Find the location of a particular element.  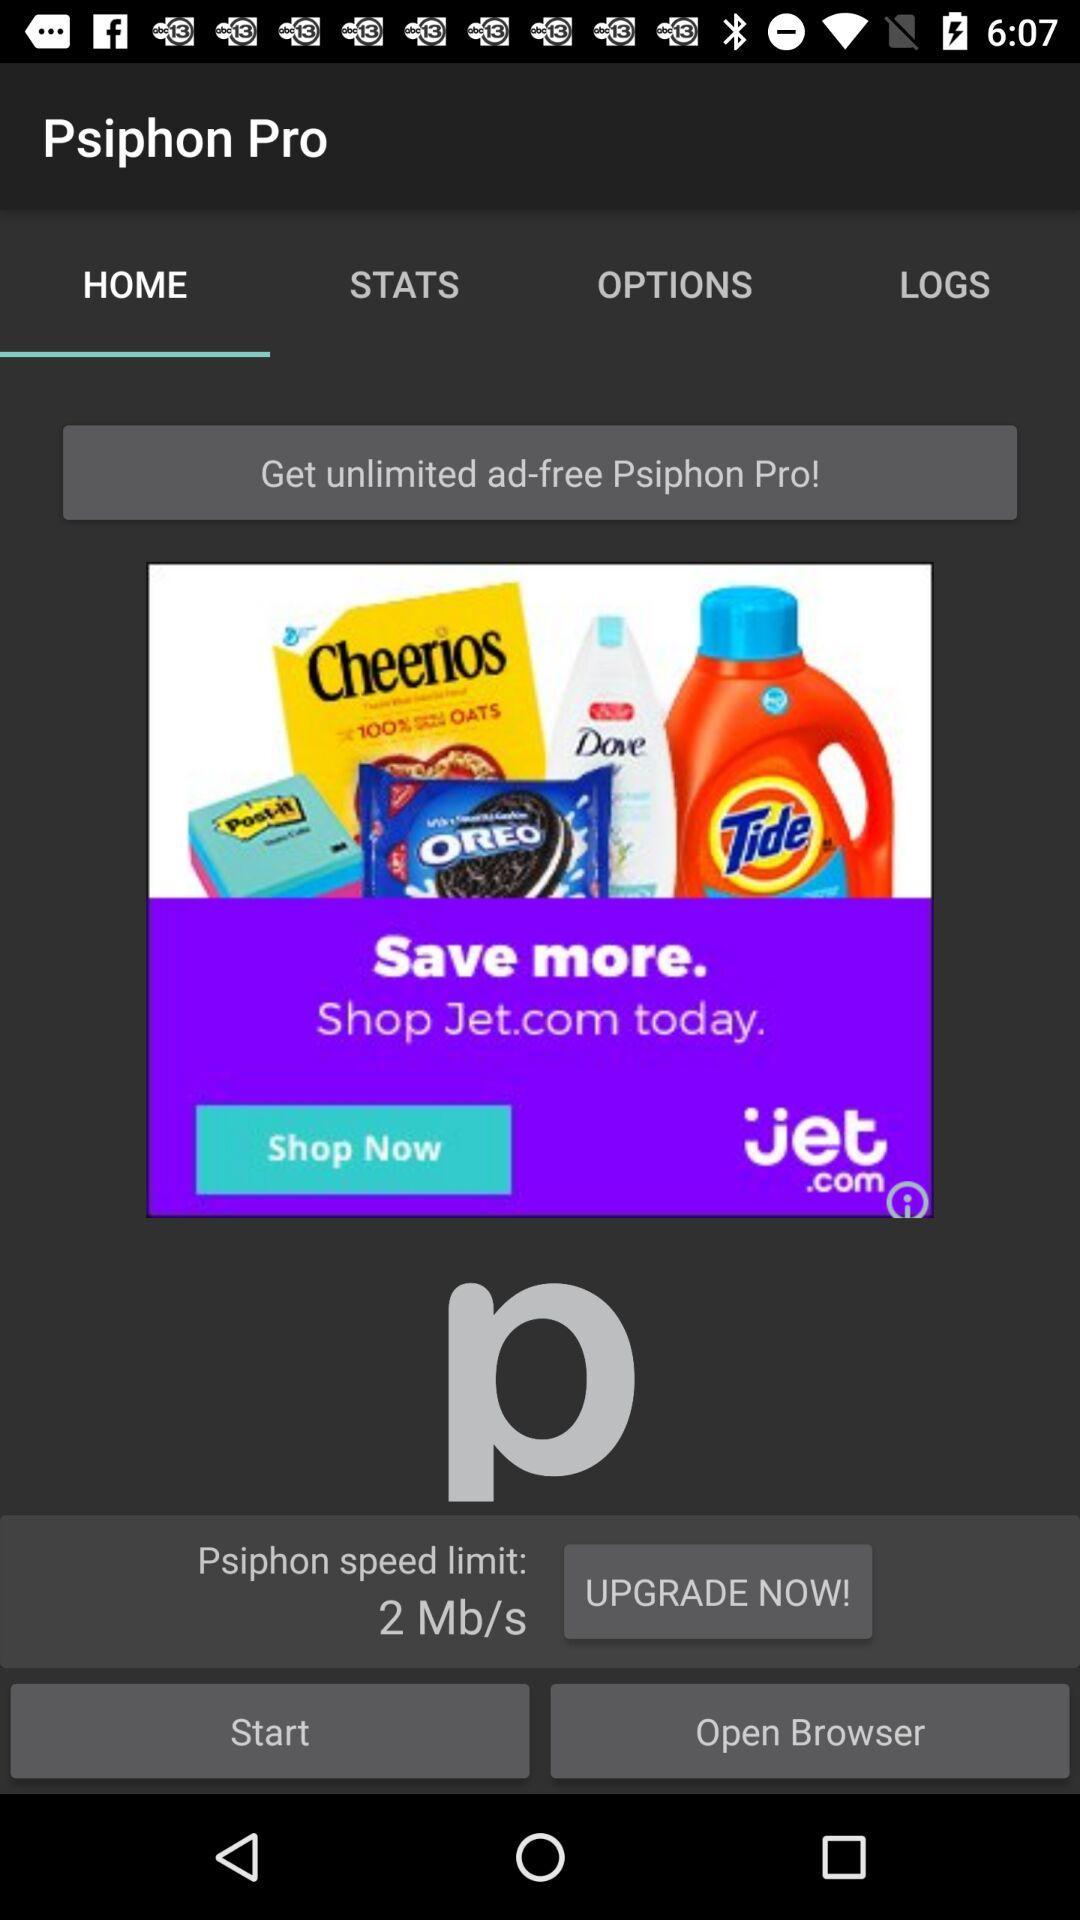

to advertisement box is located at coordinates (540, 888).